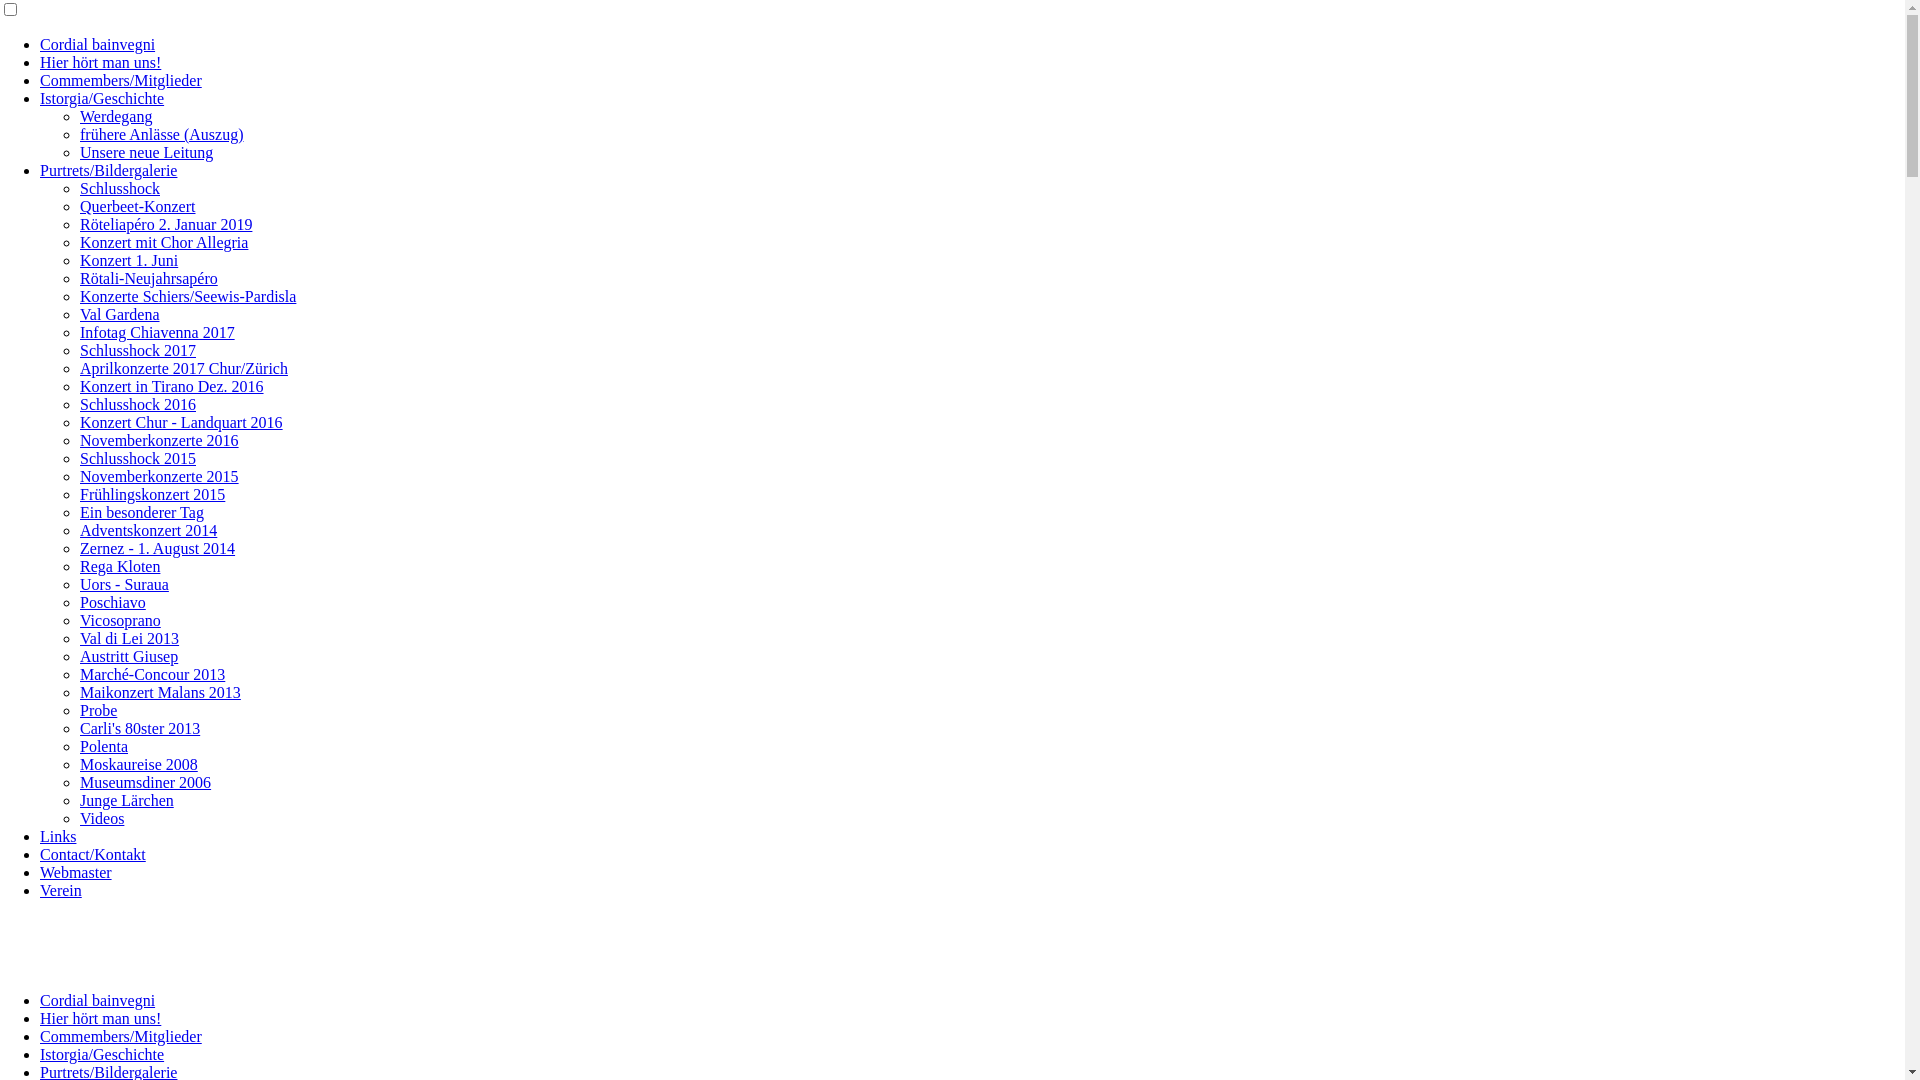  I want to click on 'Istorgia/Geschichte', so click(100, 98).